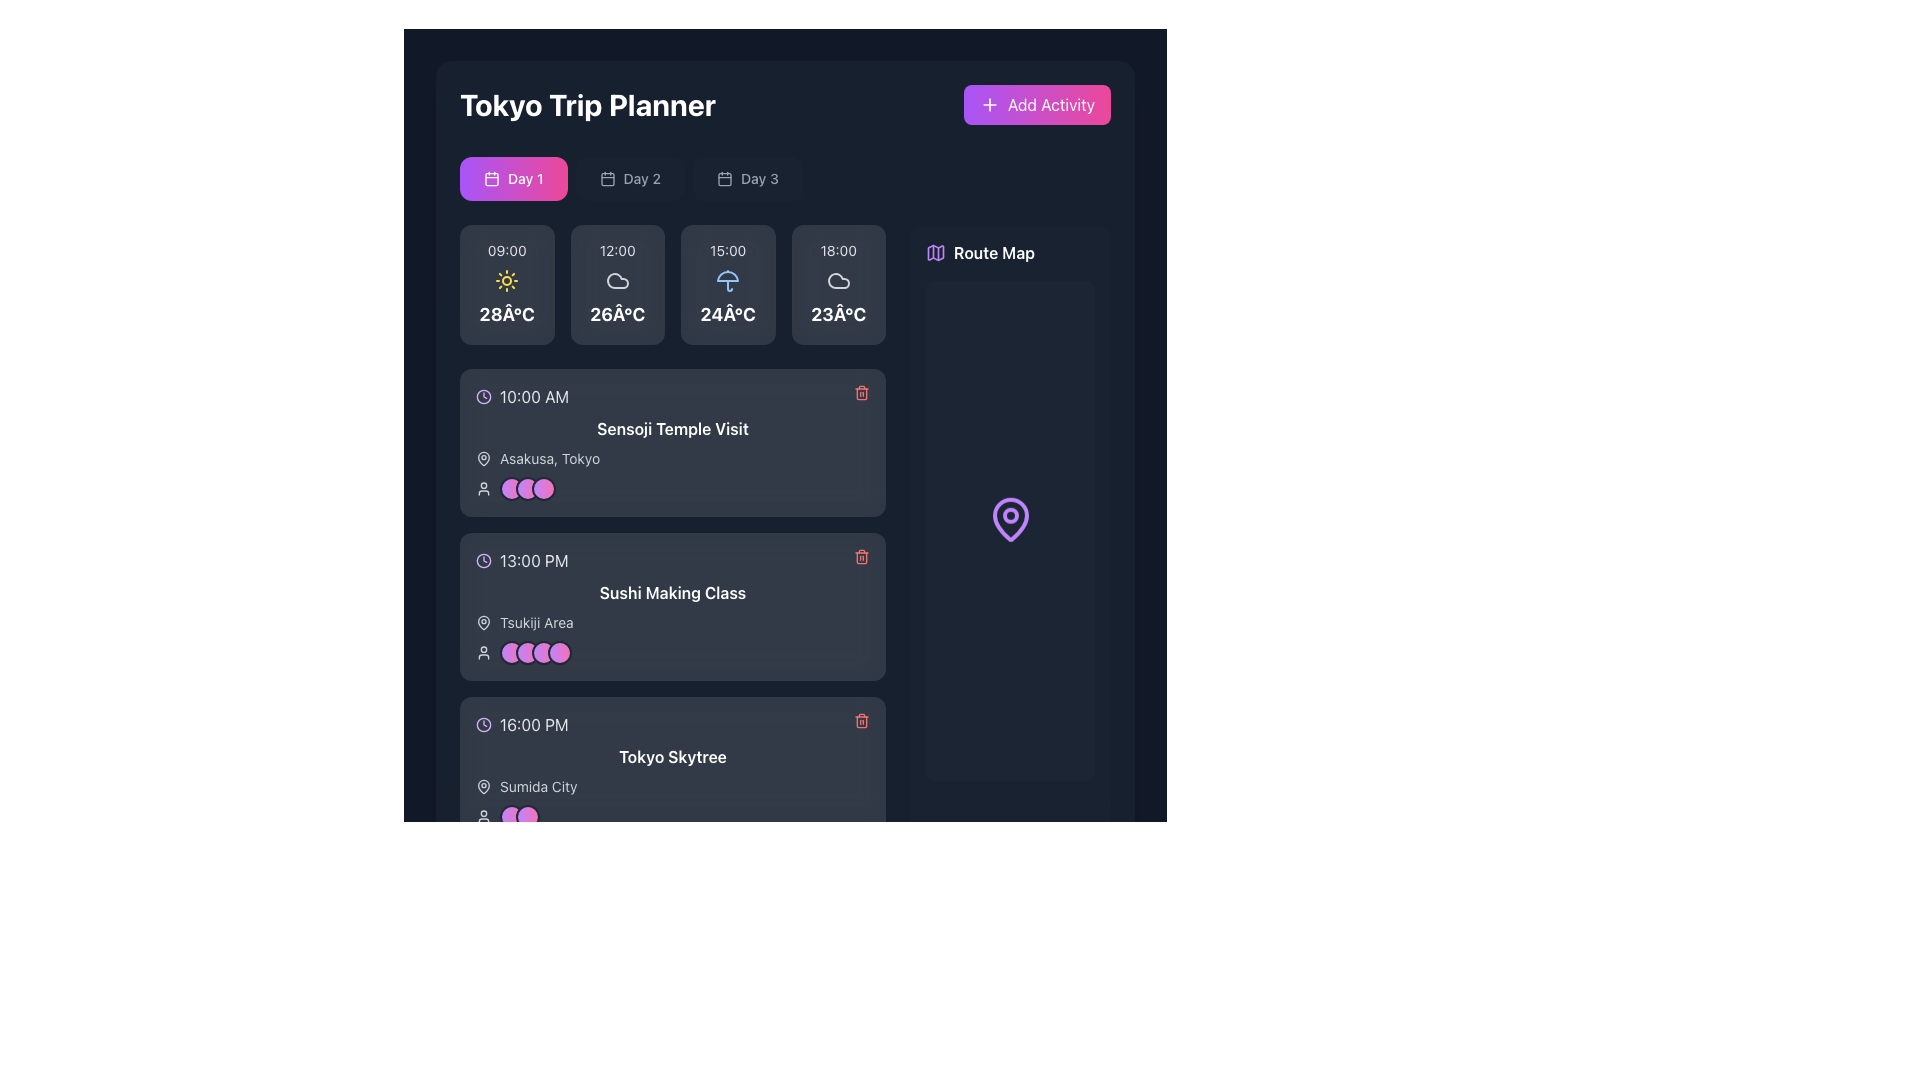 This screenshot has height=1080, width=1920. I want to click on the linked page of the User group visualization component located in the 'Sushi Making Class' section, positioned underneath the text 'Tsukiji Area', so click(672, 652).